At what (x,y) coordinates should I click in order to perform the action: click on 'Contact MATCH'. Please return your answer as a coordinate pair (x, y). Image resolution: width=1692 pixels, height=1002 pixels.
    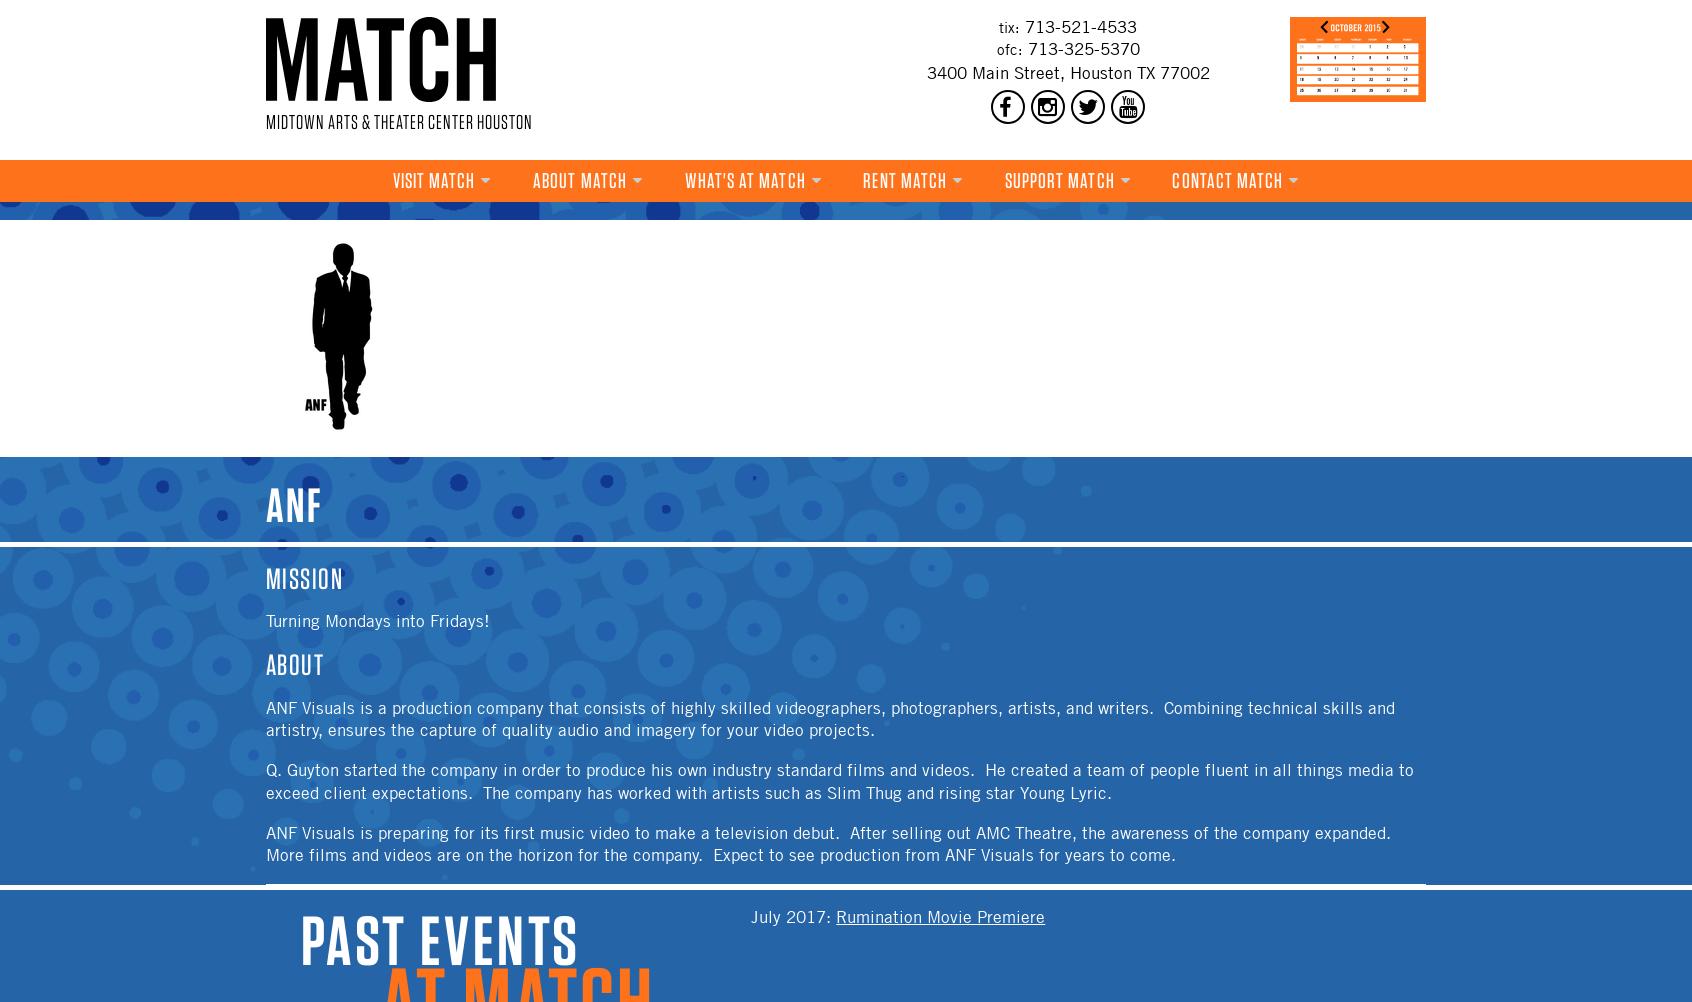
    Looking at the image, I should click on (1227, 179).